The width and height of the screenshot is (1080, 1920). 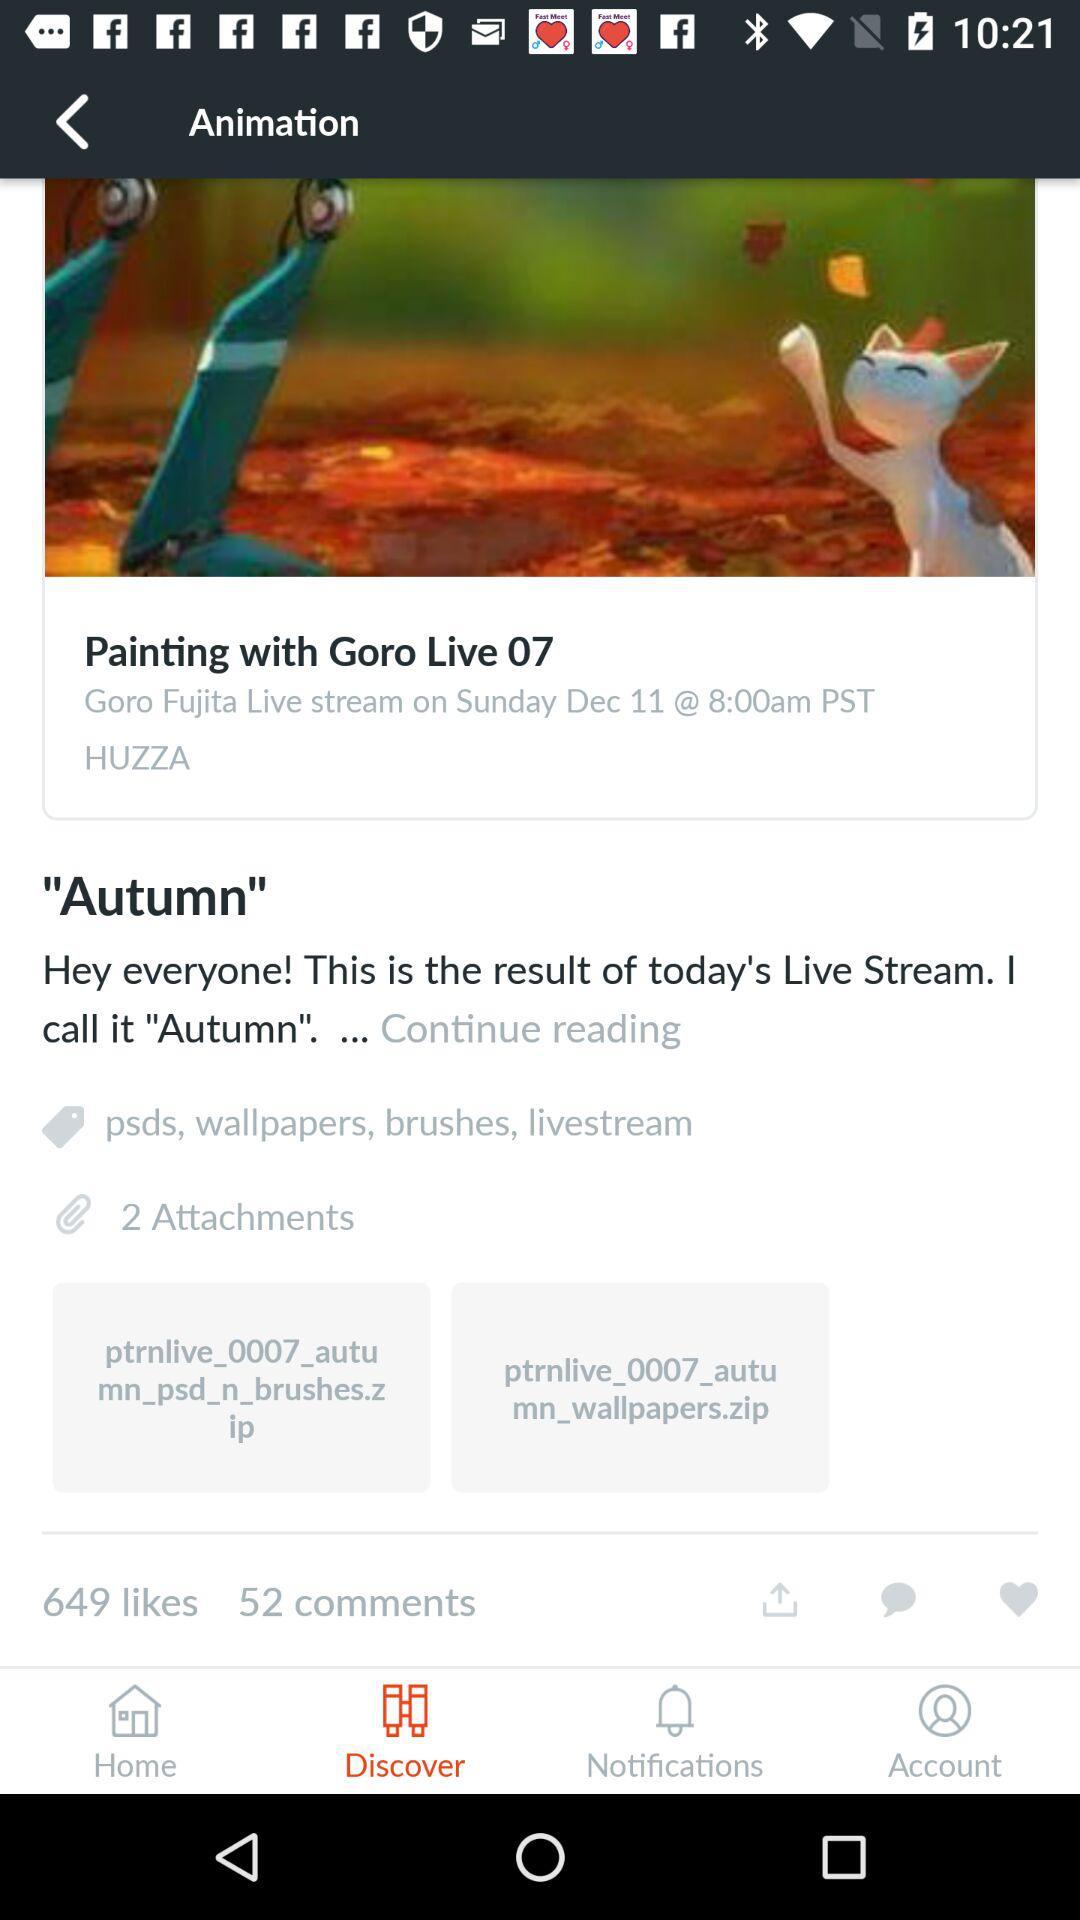 I want to click on icon next to animation, so click(x=72, y=119).